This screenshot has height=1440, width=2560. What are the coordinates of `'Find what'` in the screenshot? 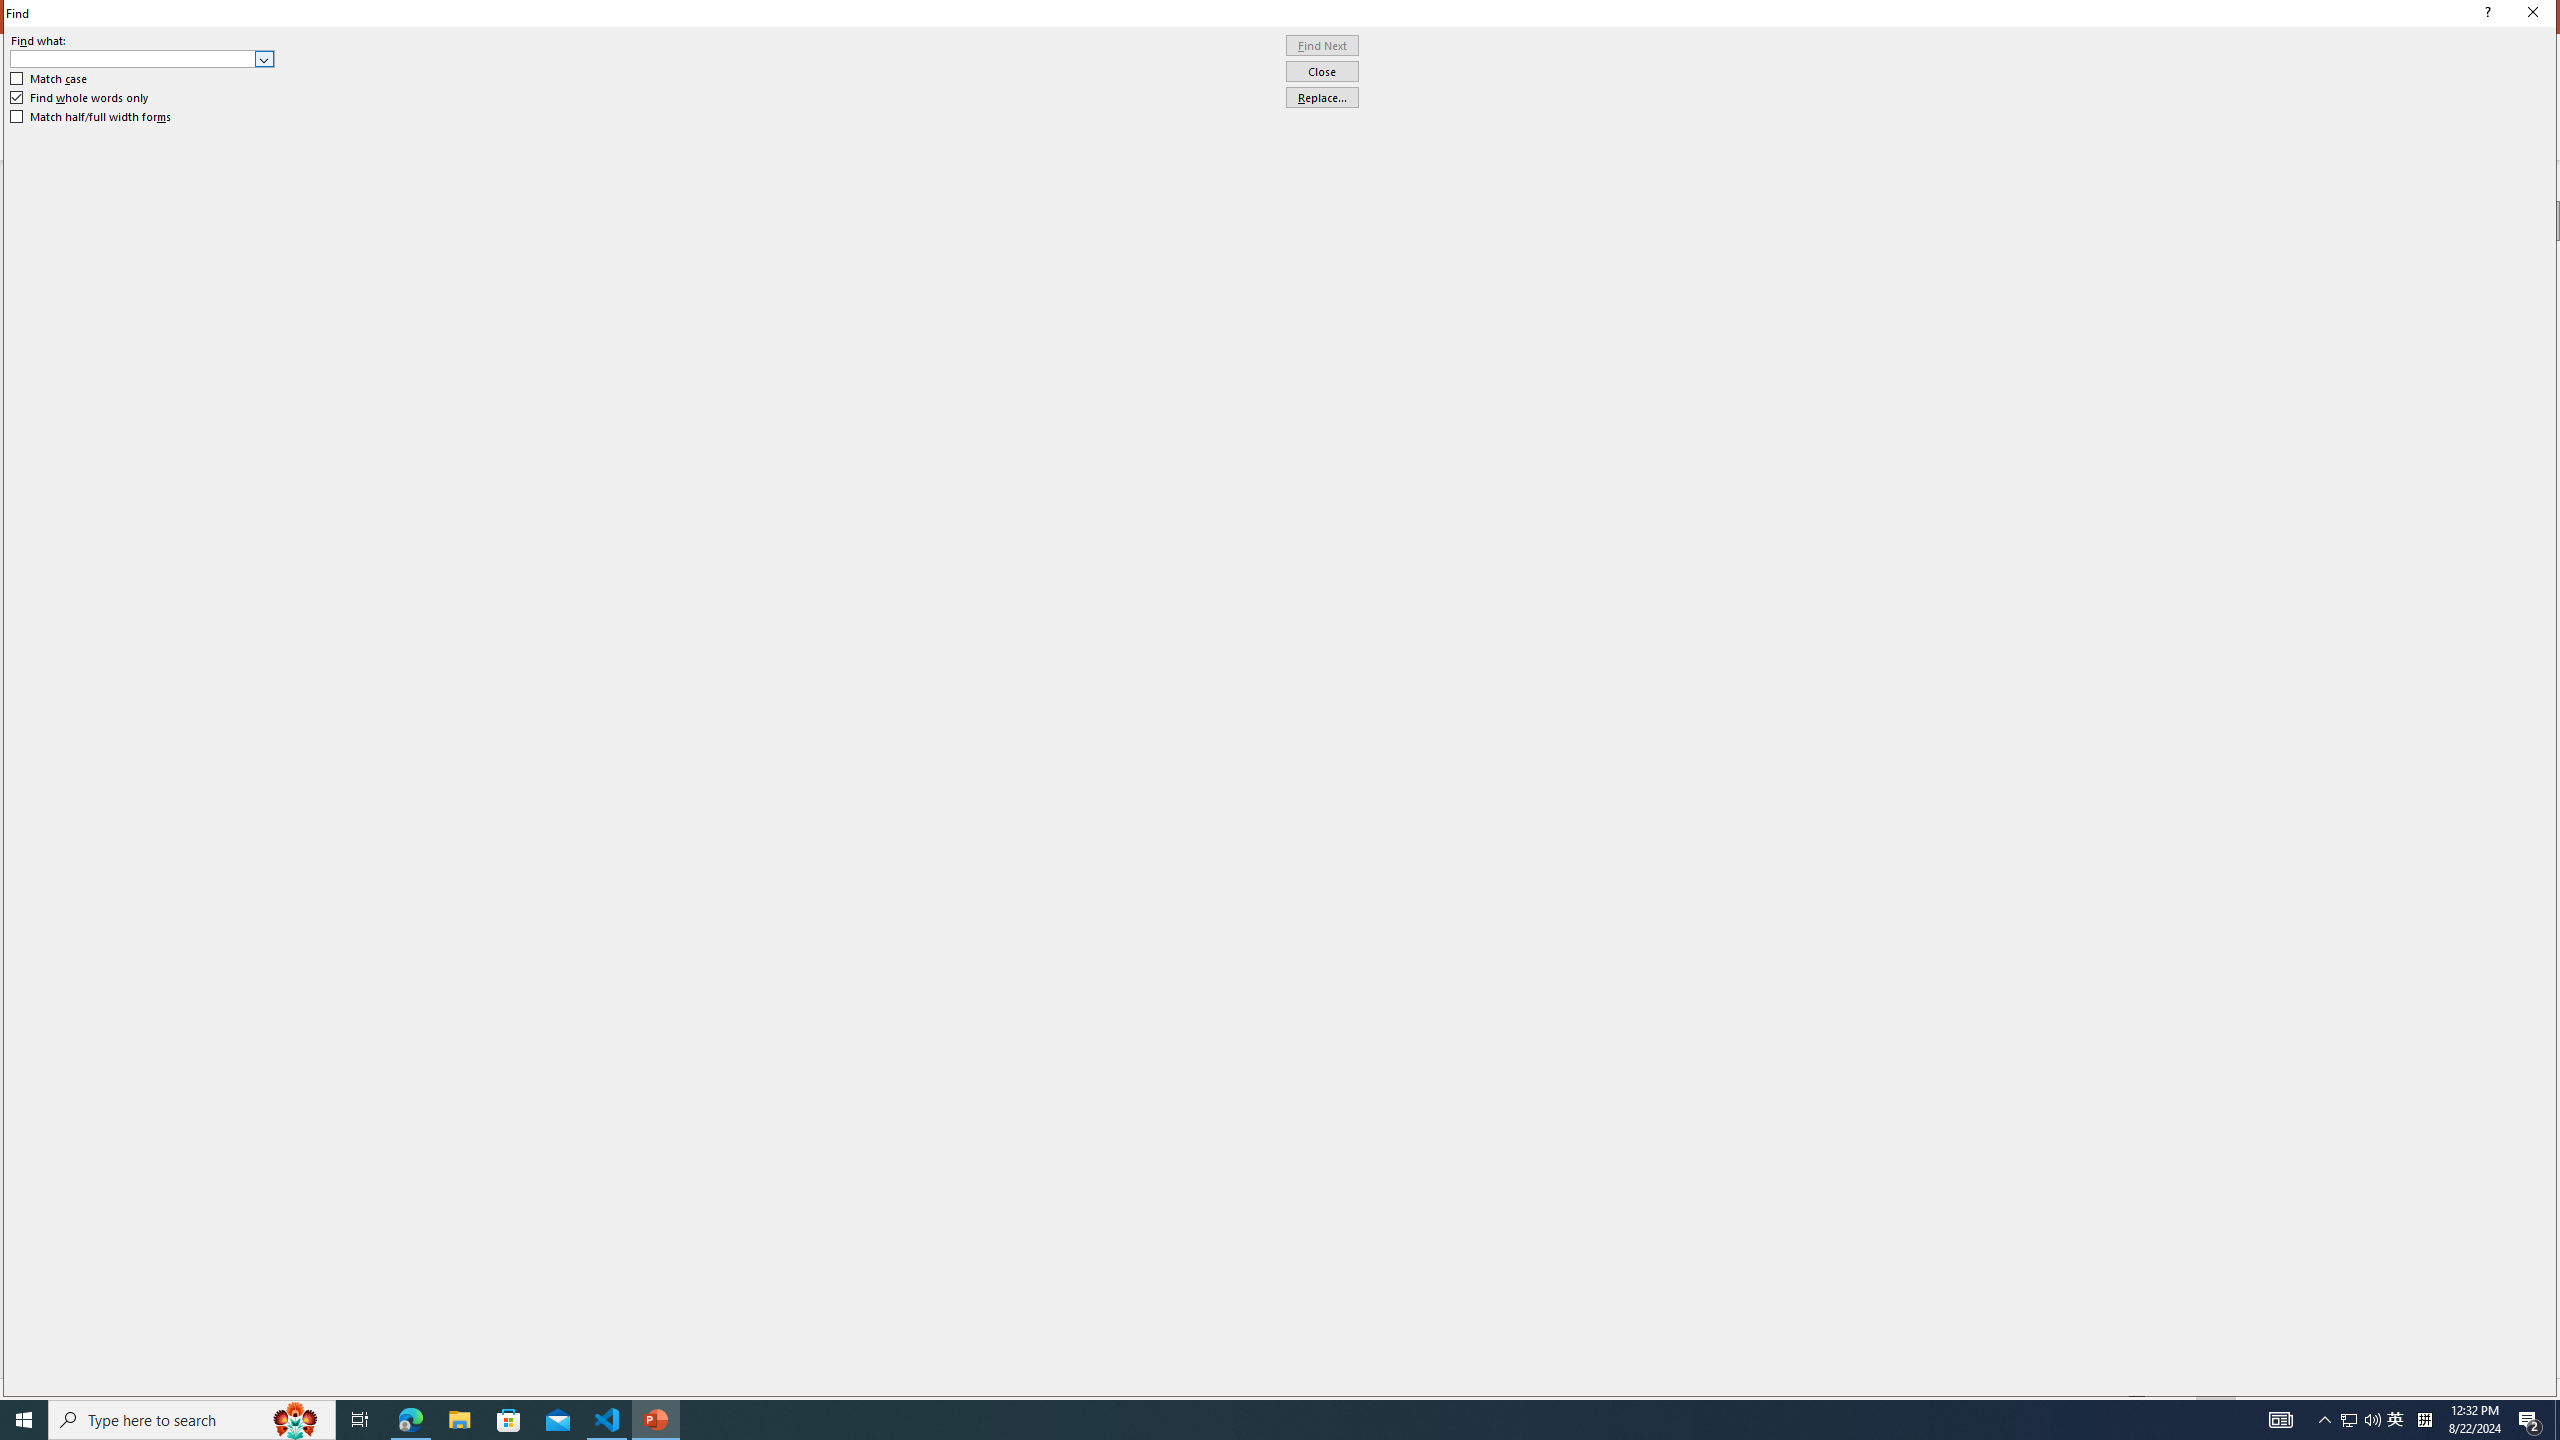 It's located at (142, 58).